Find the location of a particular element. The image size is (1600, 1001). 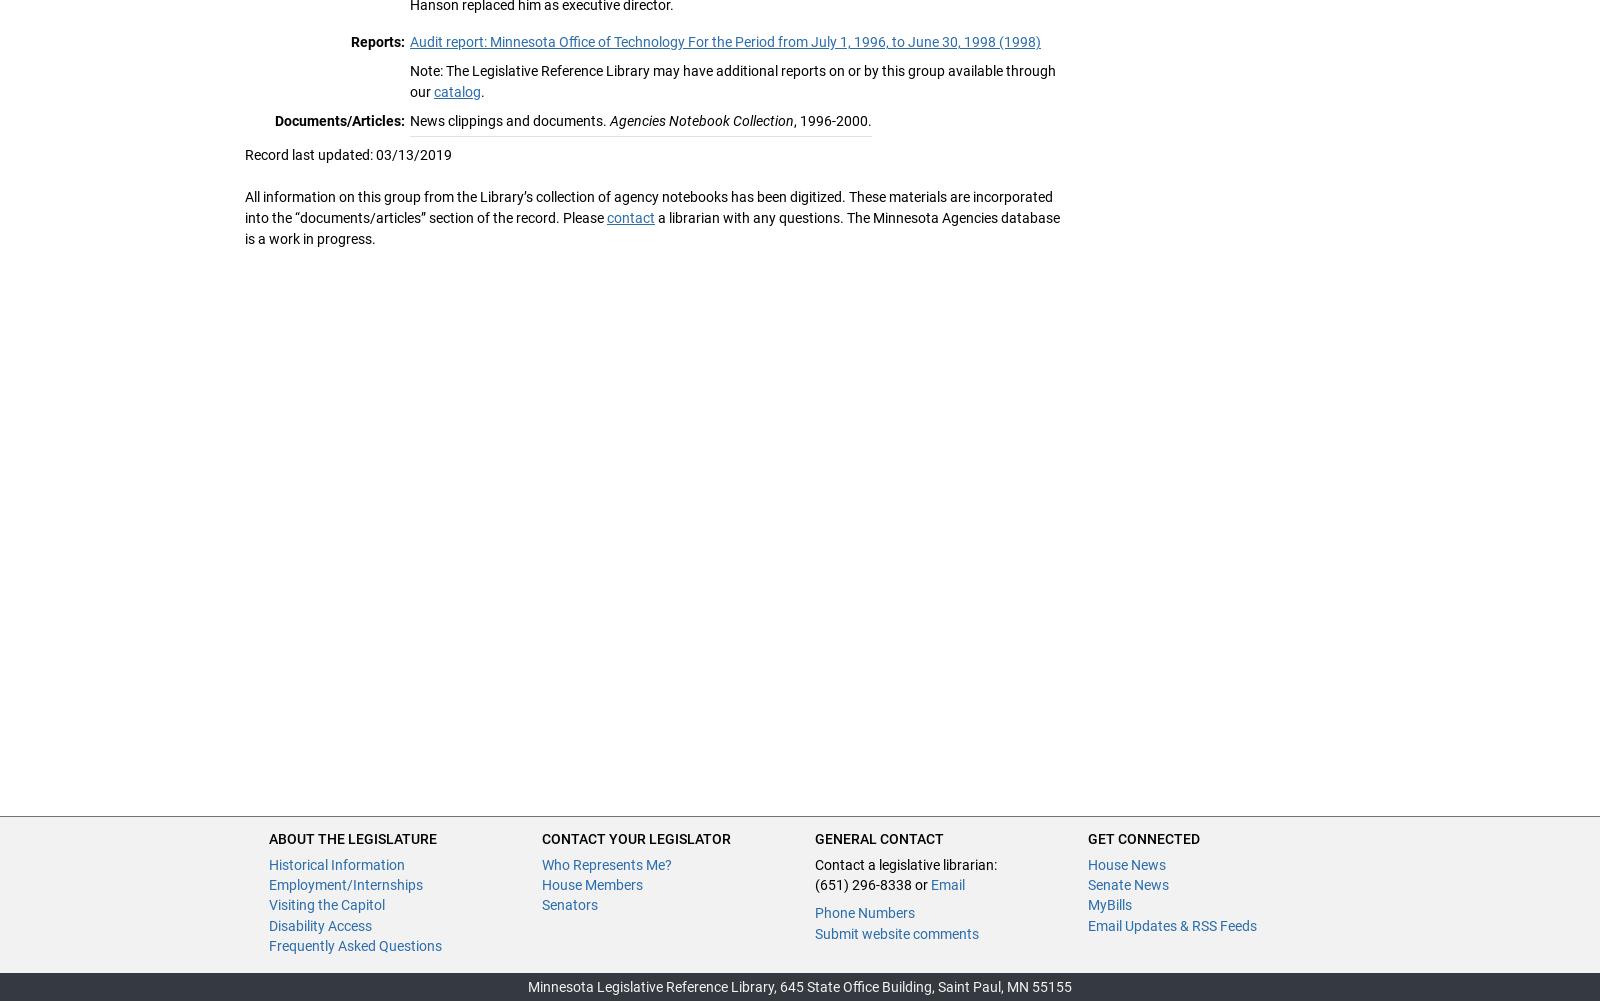

'(651) 296-8338' is located at coordinates (862, 883).